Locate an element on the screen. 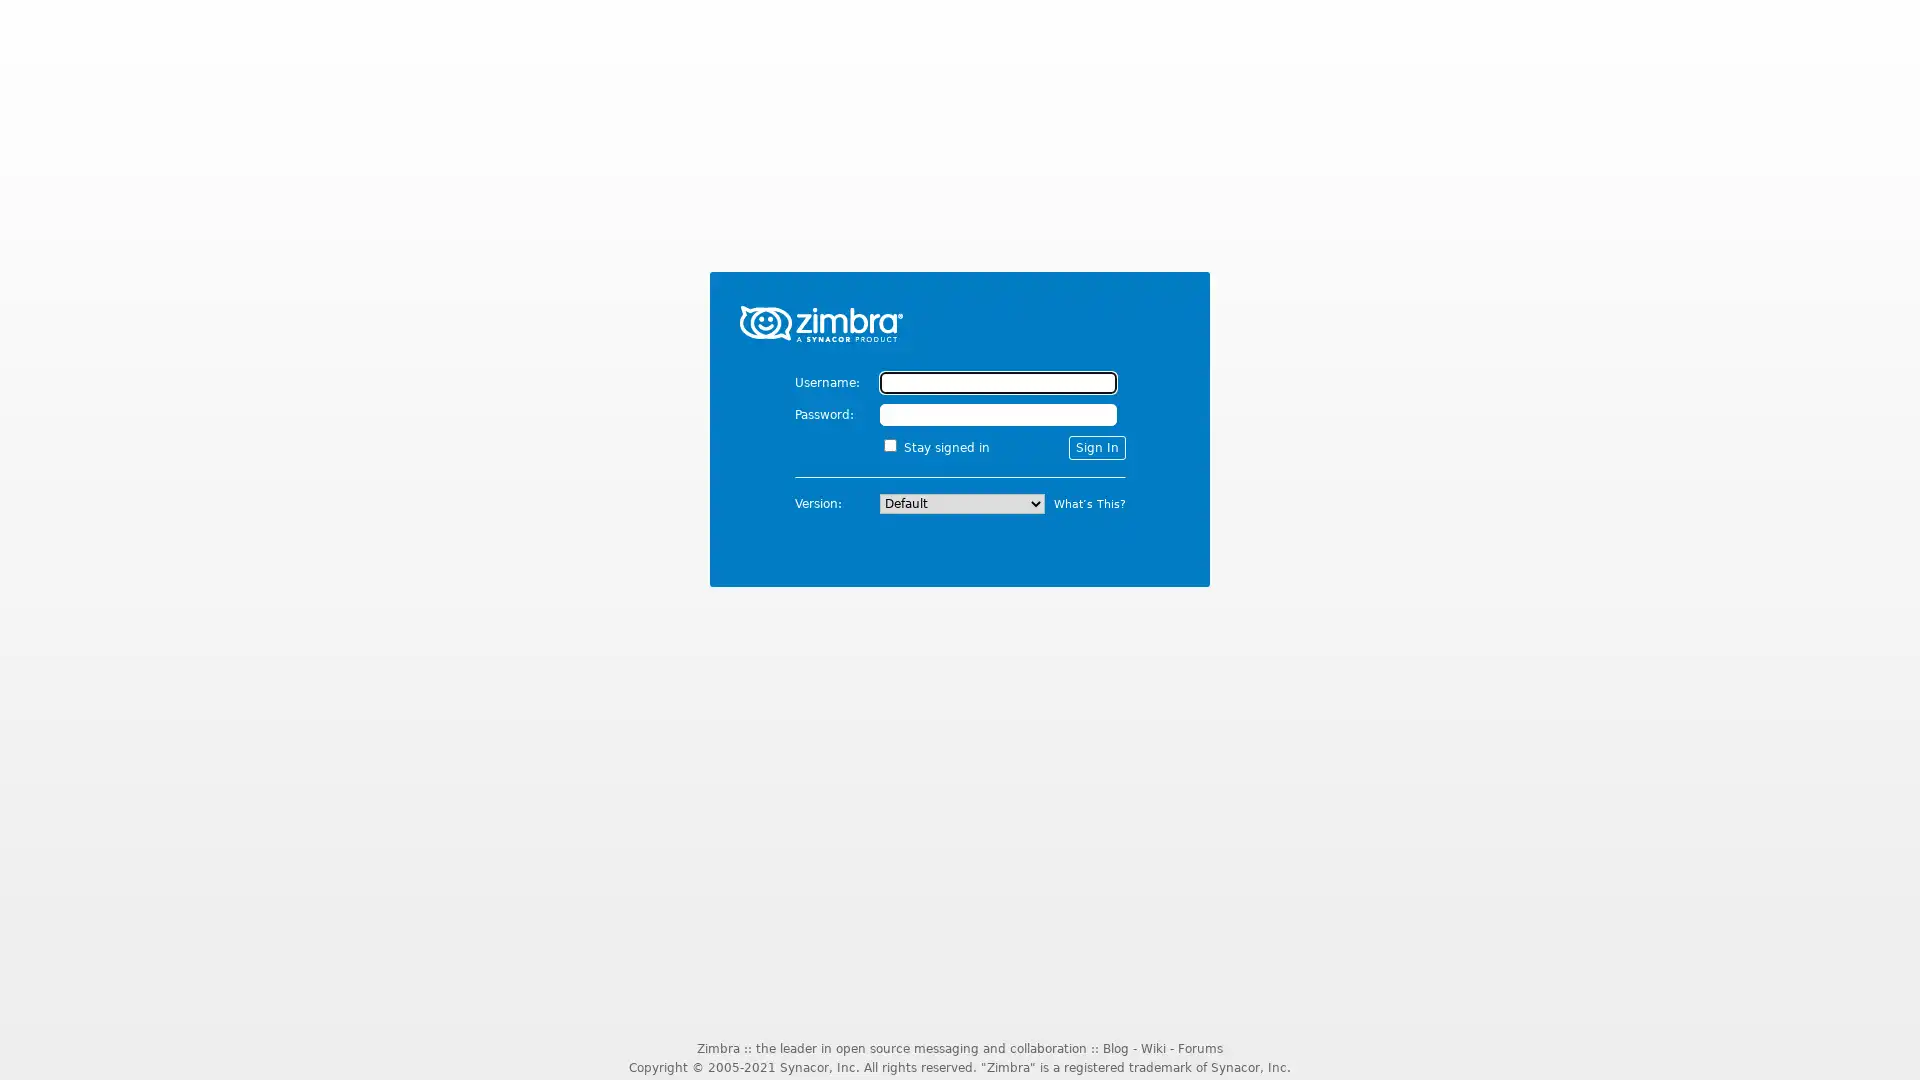 The height and width of the screenshot is (1080, 1920). Sign In is located at coordinates (1095, 446).